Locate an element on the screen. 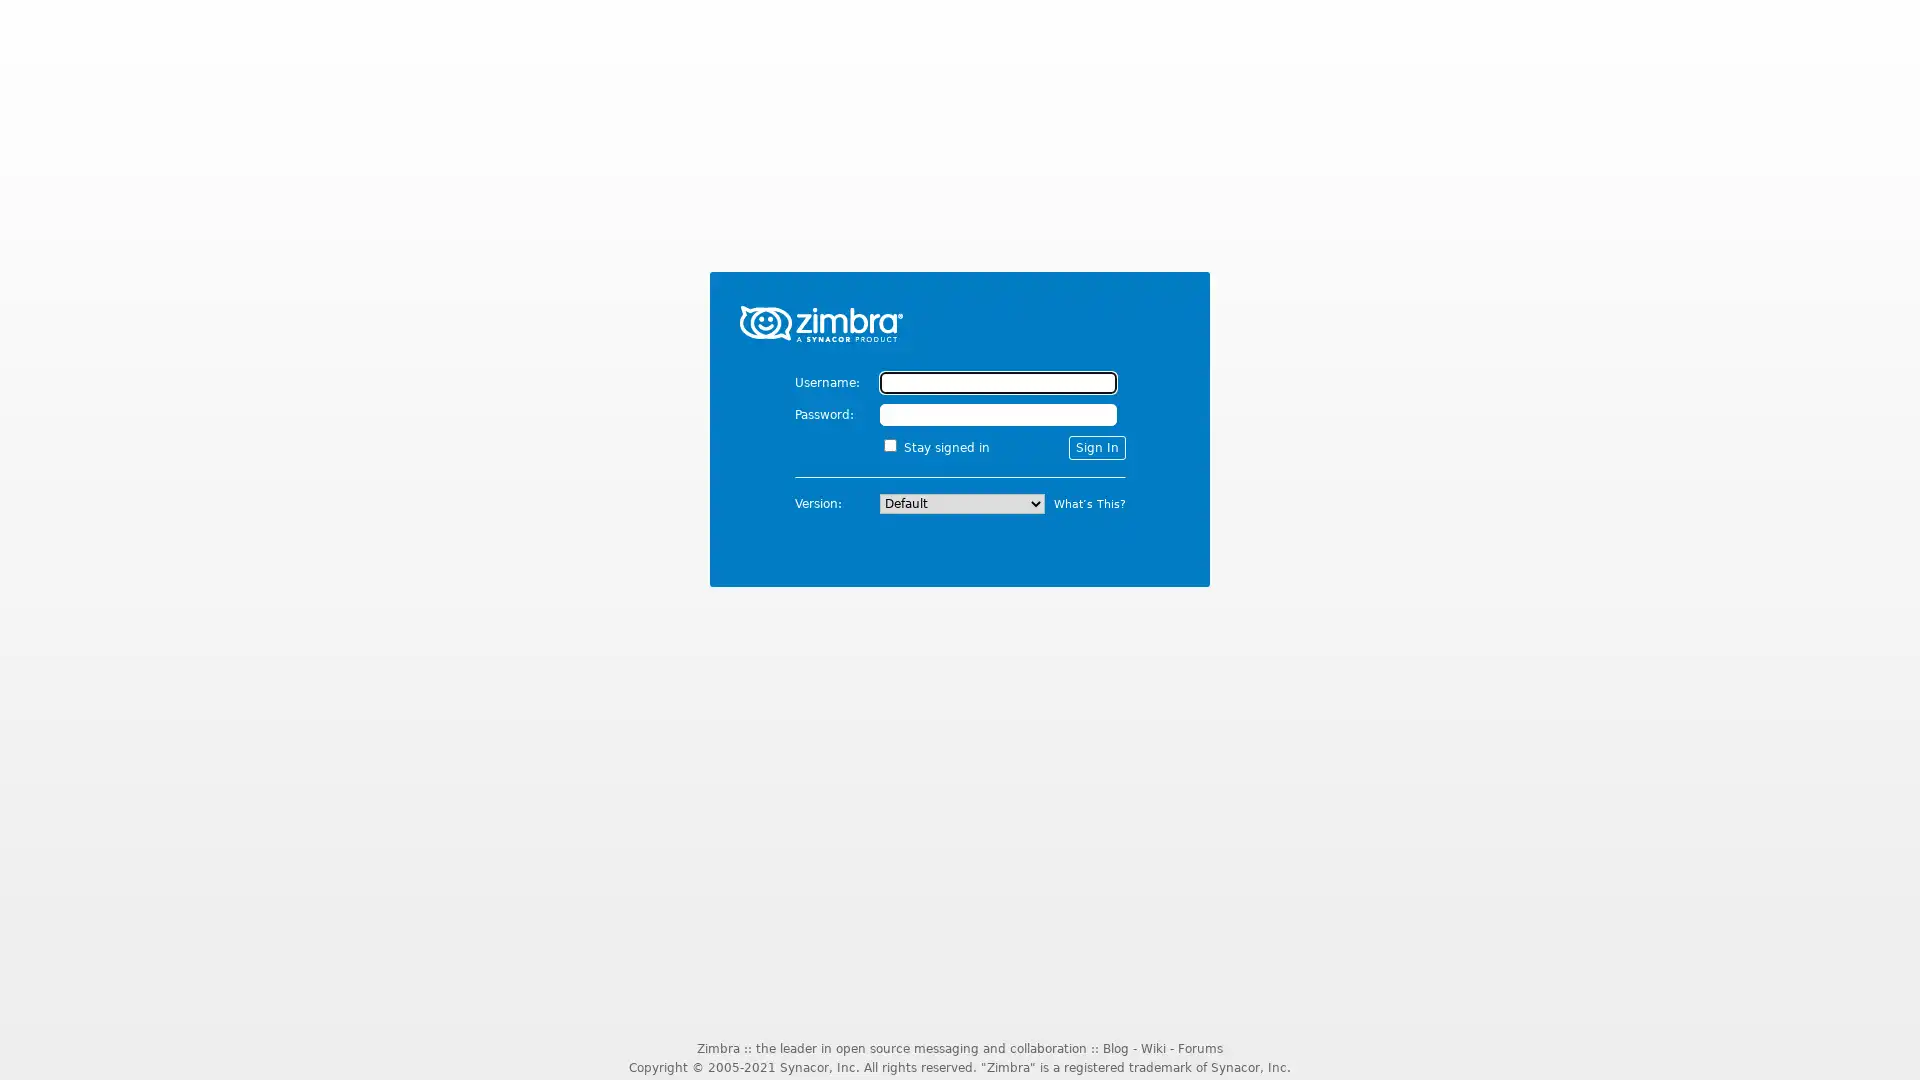 The height and width of the screenshot is (1080, 1920). Sign In is located at coordinates (1095, 446).